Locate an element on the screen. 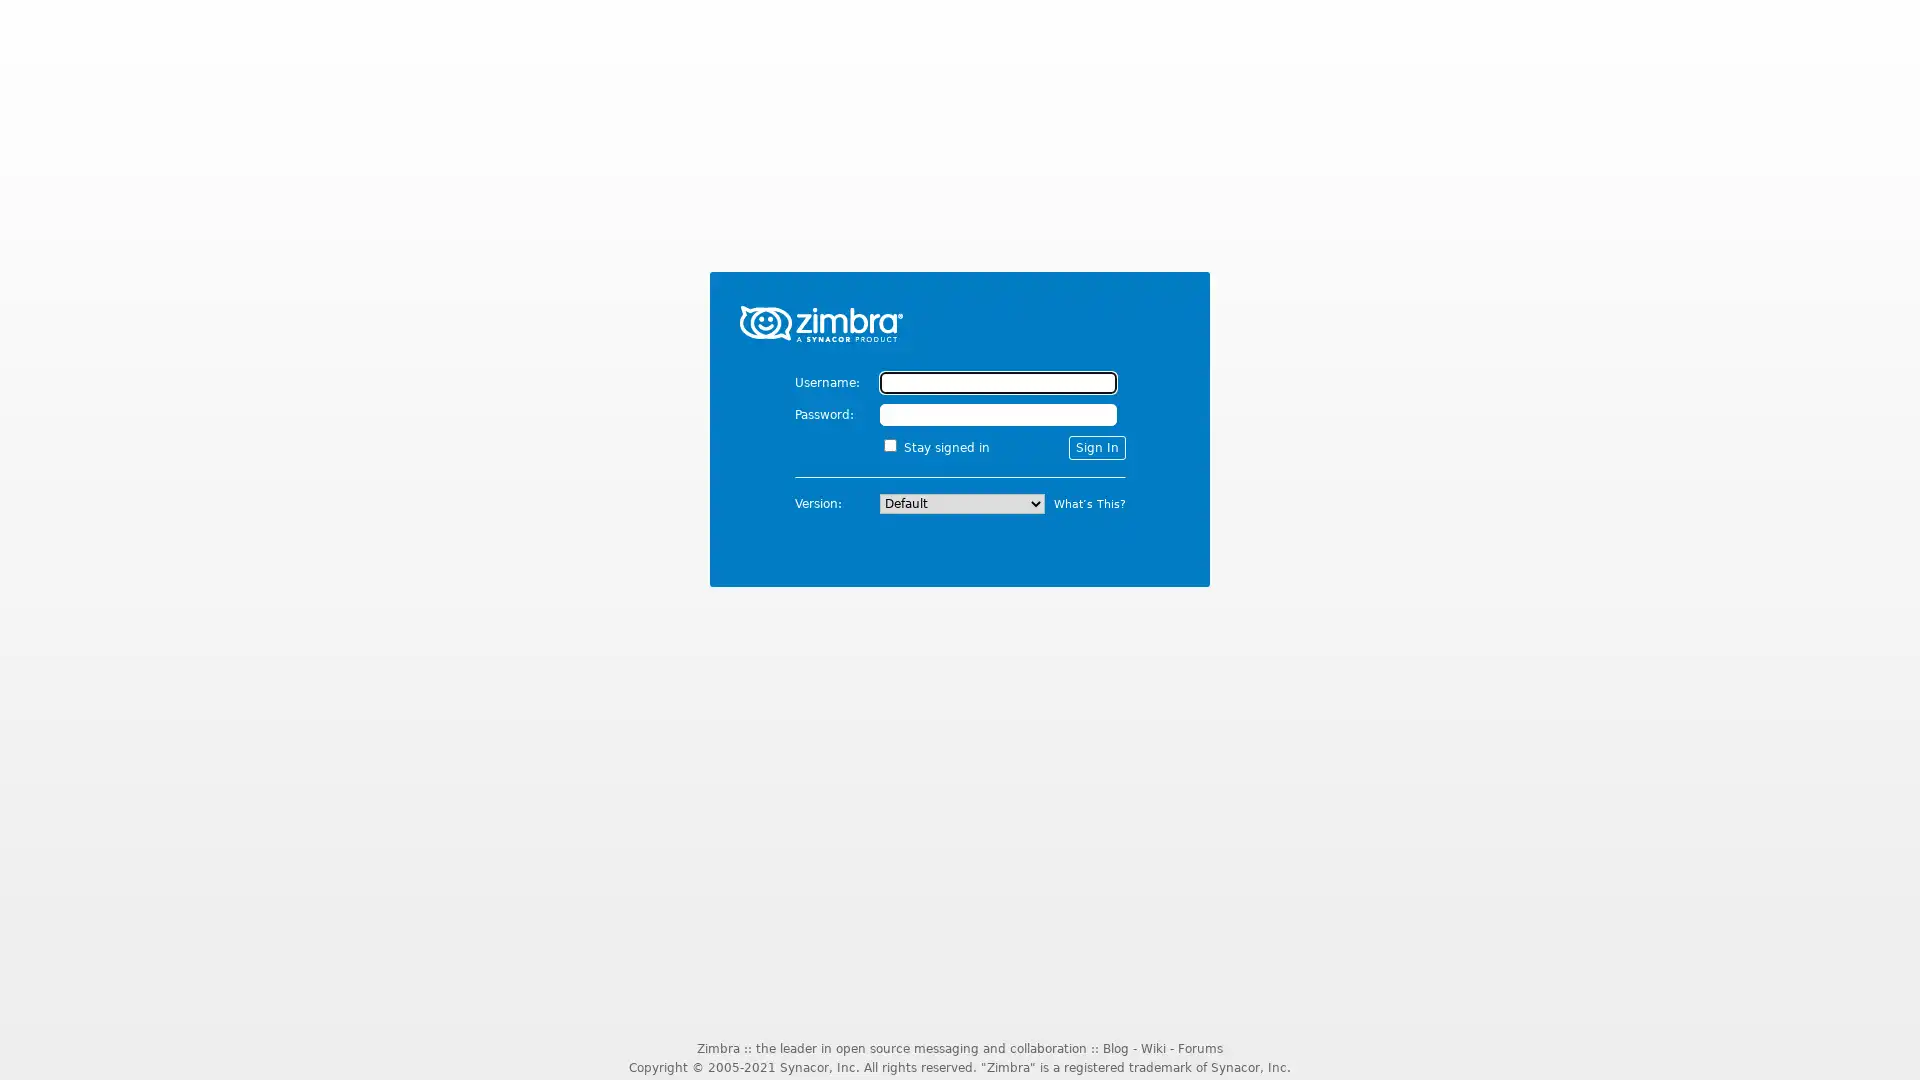 The height and width of the screenshot is (1080, 1920). Sign In is located at coordinates (1095, 446).